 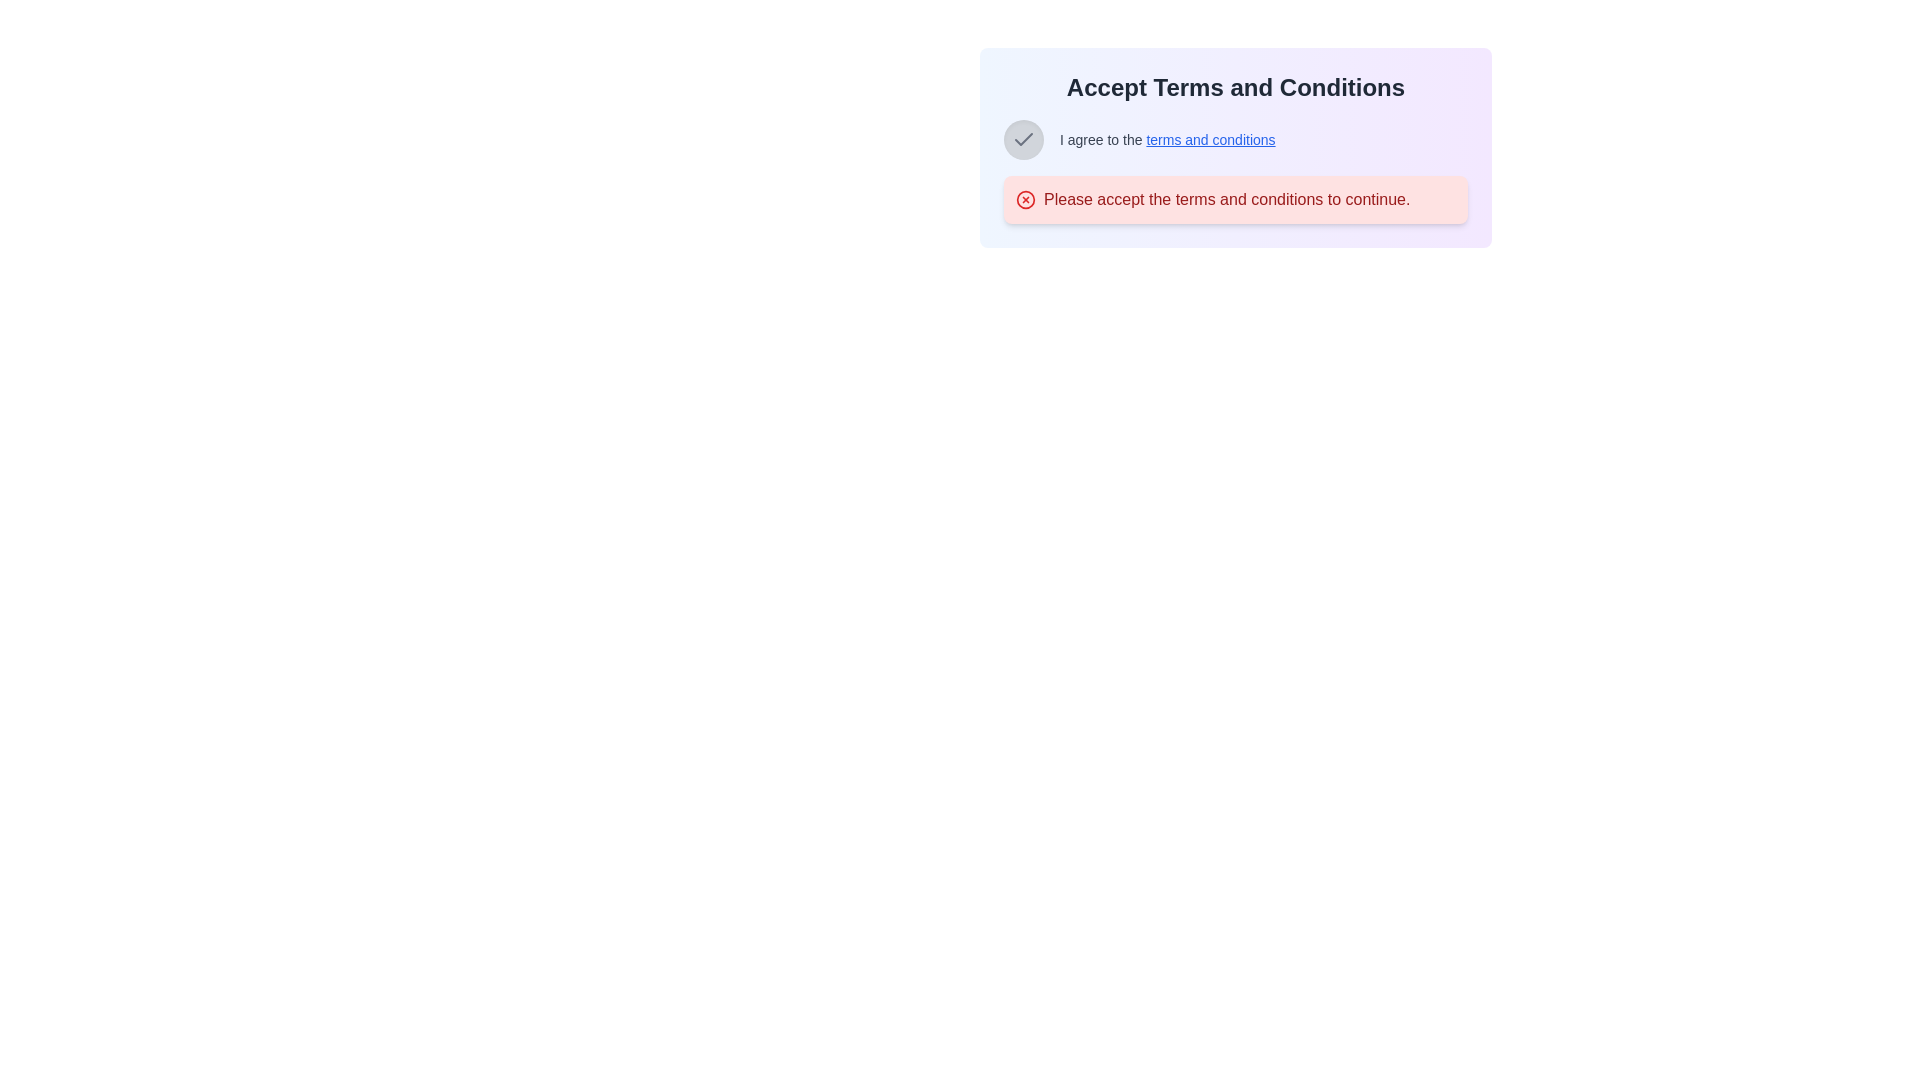 I want to click on the status of the checkmark icon within the checkbox located in the upper left area of the 'Accept Terms and Conditions' panel, so click(x=1023, y=138).